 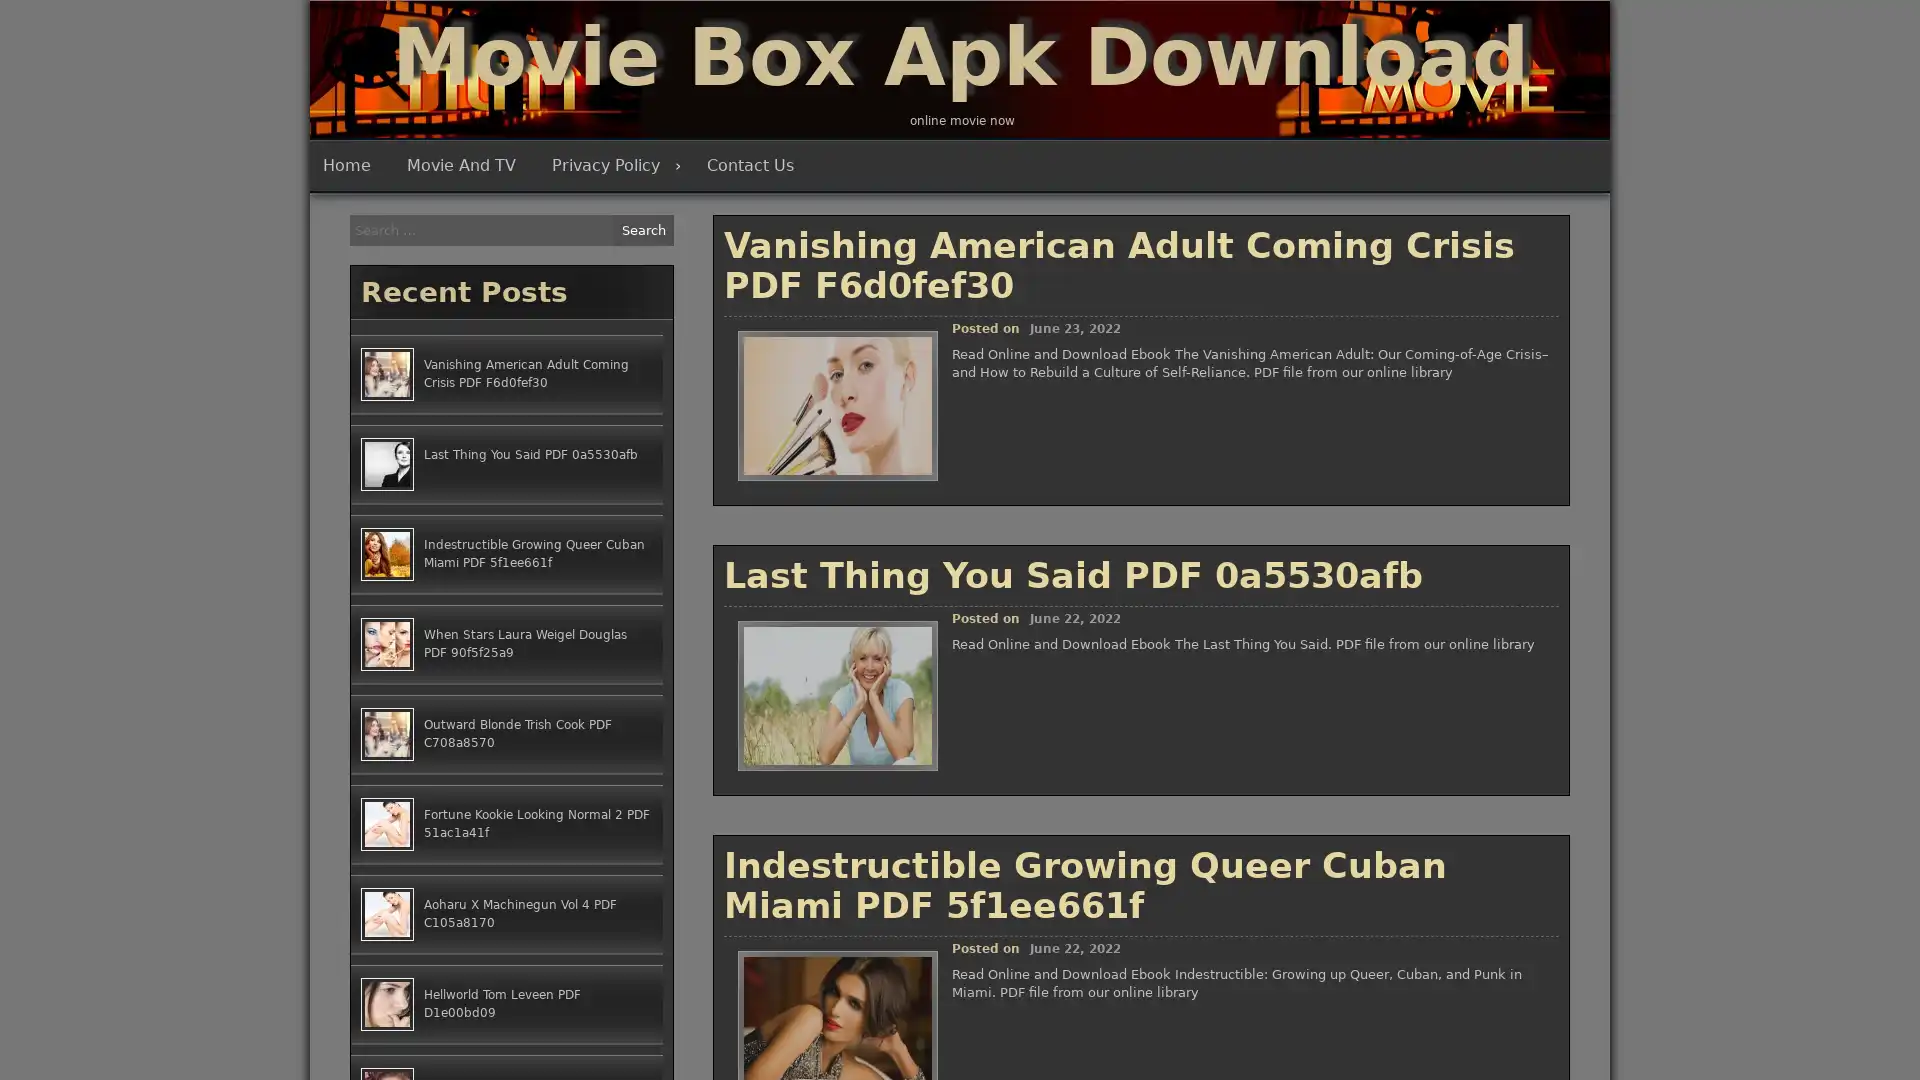 What do you see at coordinates (643, 229) in the screenshot?
I see `Search` at bounding box center [643, 229].